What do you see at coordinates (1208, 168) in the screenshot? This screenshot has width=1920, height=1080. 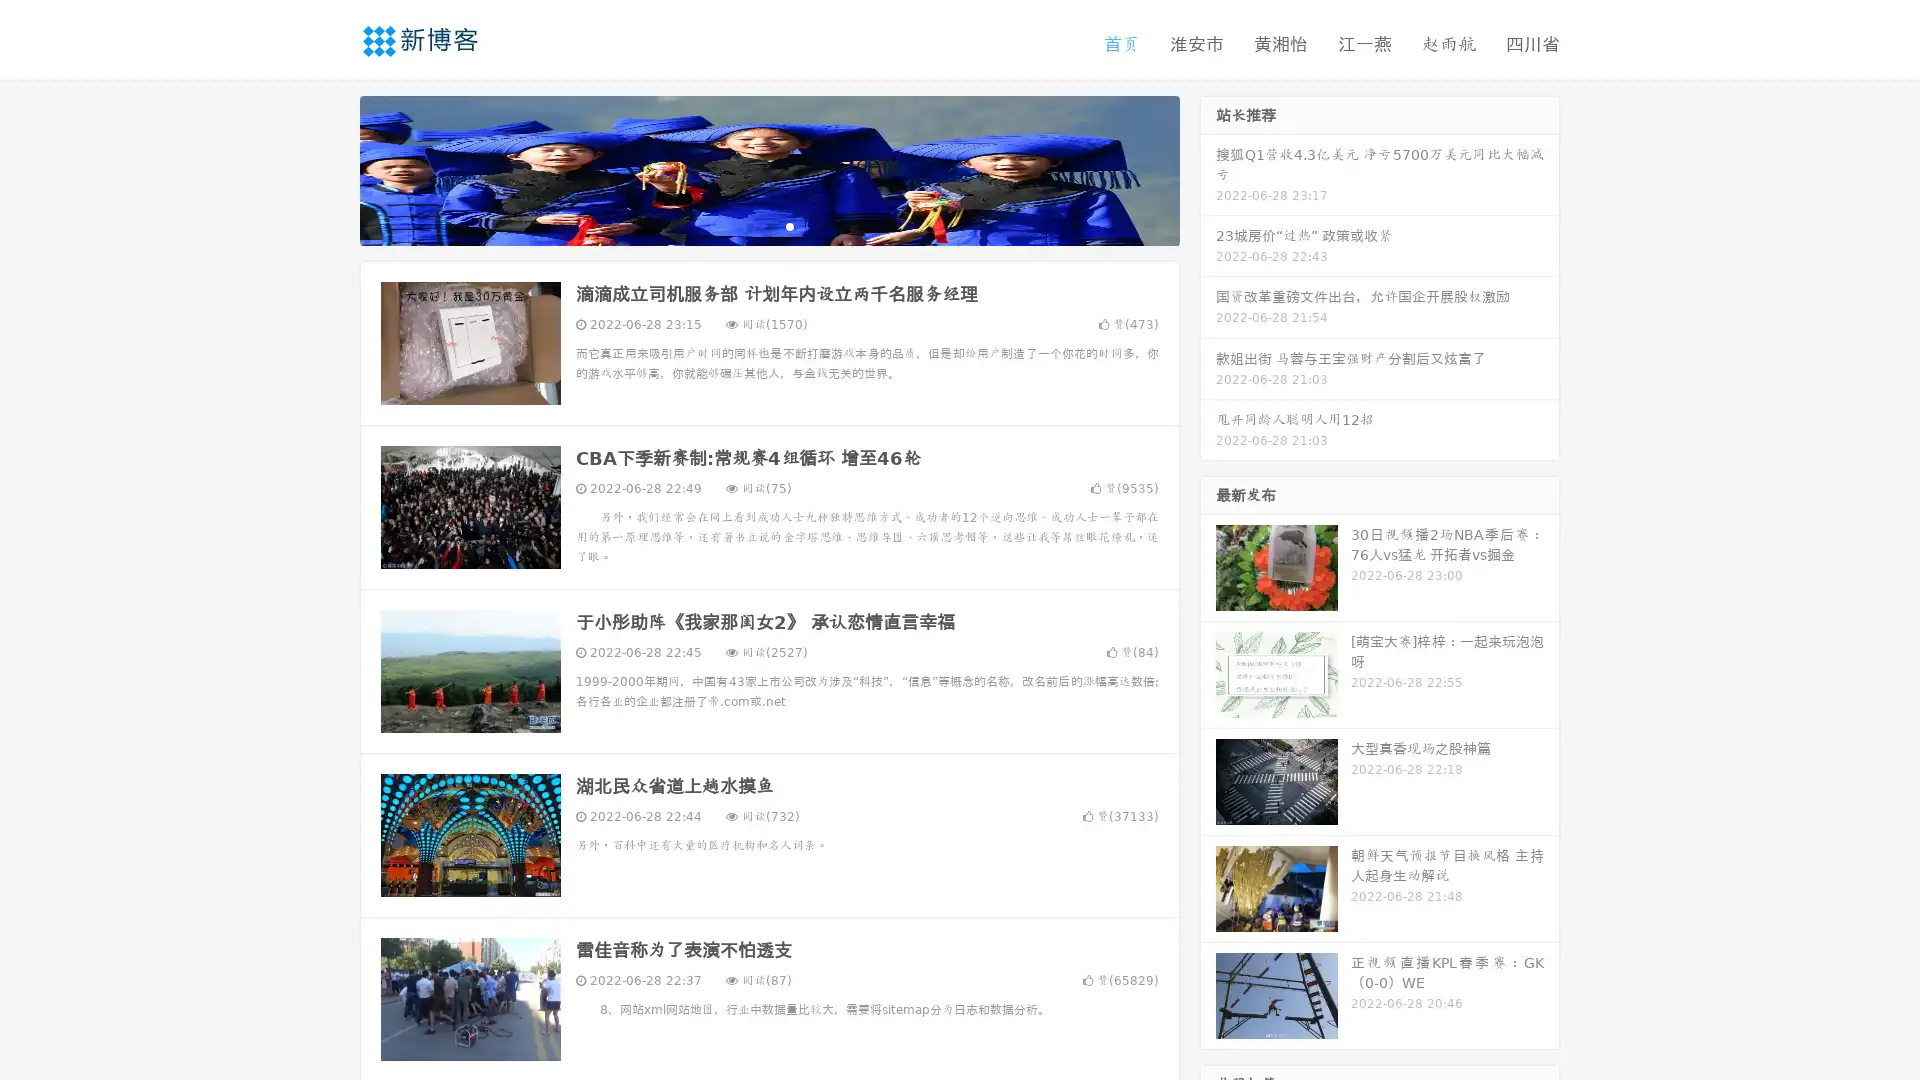 I see `Next slide` at bounding box center [1208, 168].